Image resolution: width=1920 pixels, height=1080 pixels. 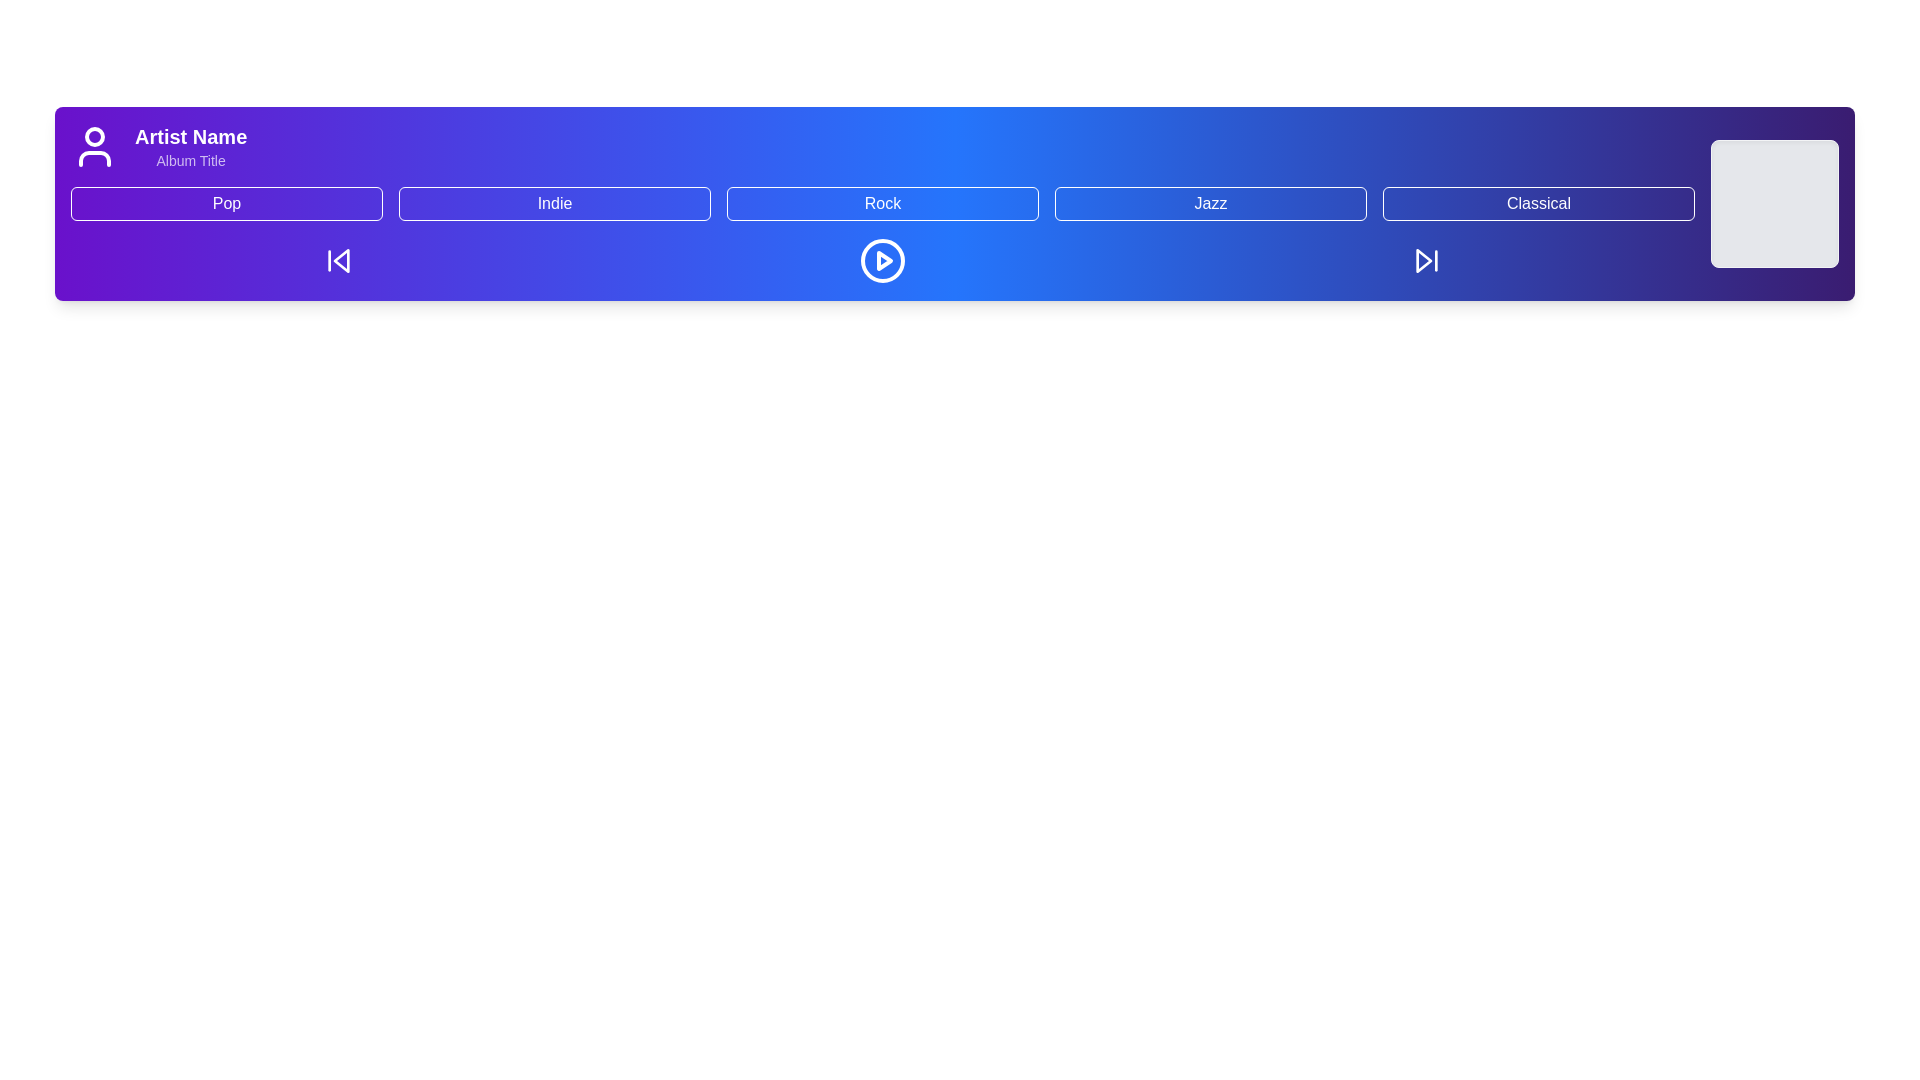 What do you see at coordinates (882, 260) in the screenshot?
I see `the play button, which is centrally located on the gradient blue bar interface` at bounding box center [882, 260].